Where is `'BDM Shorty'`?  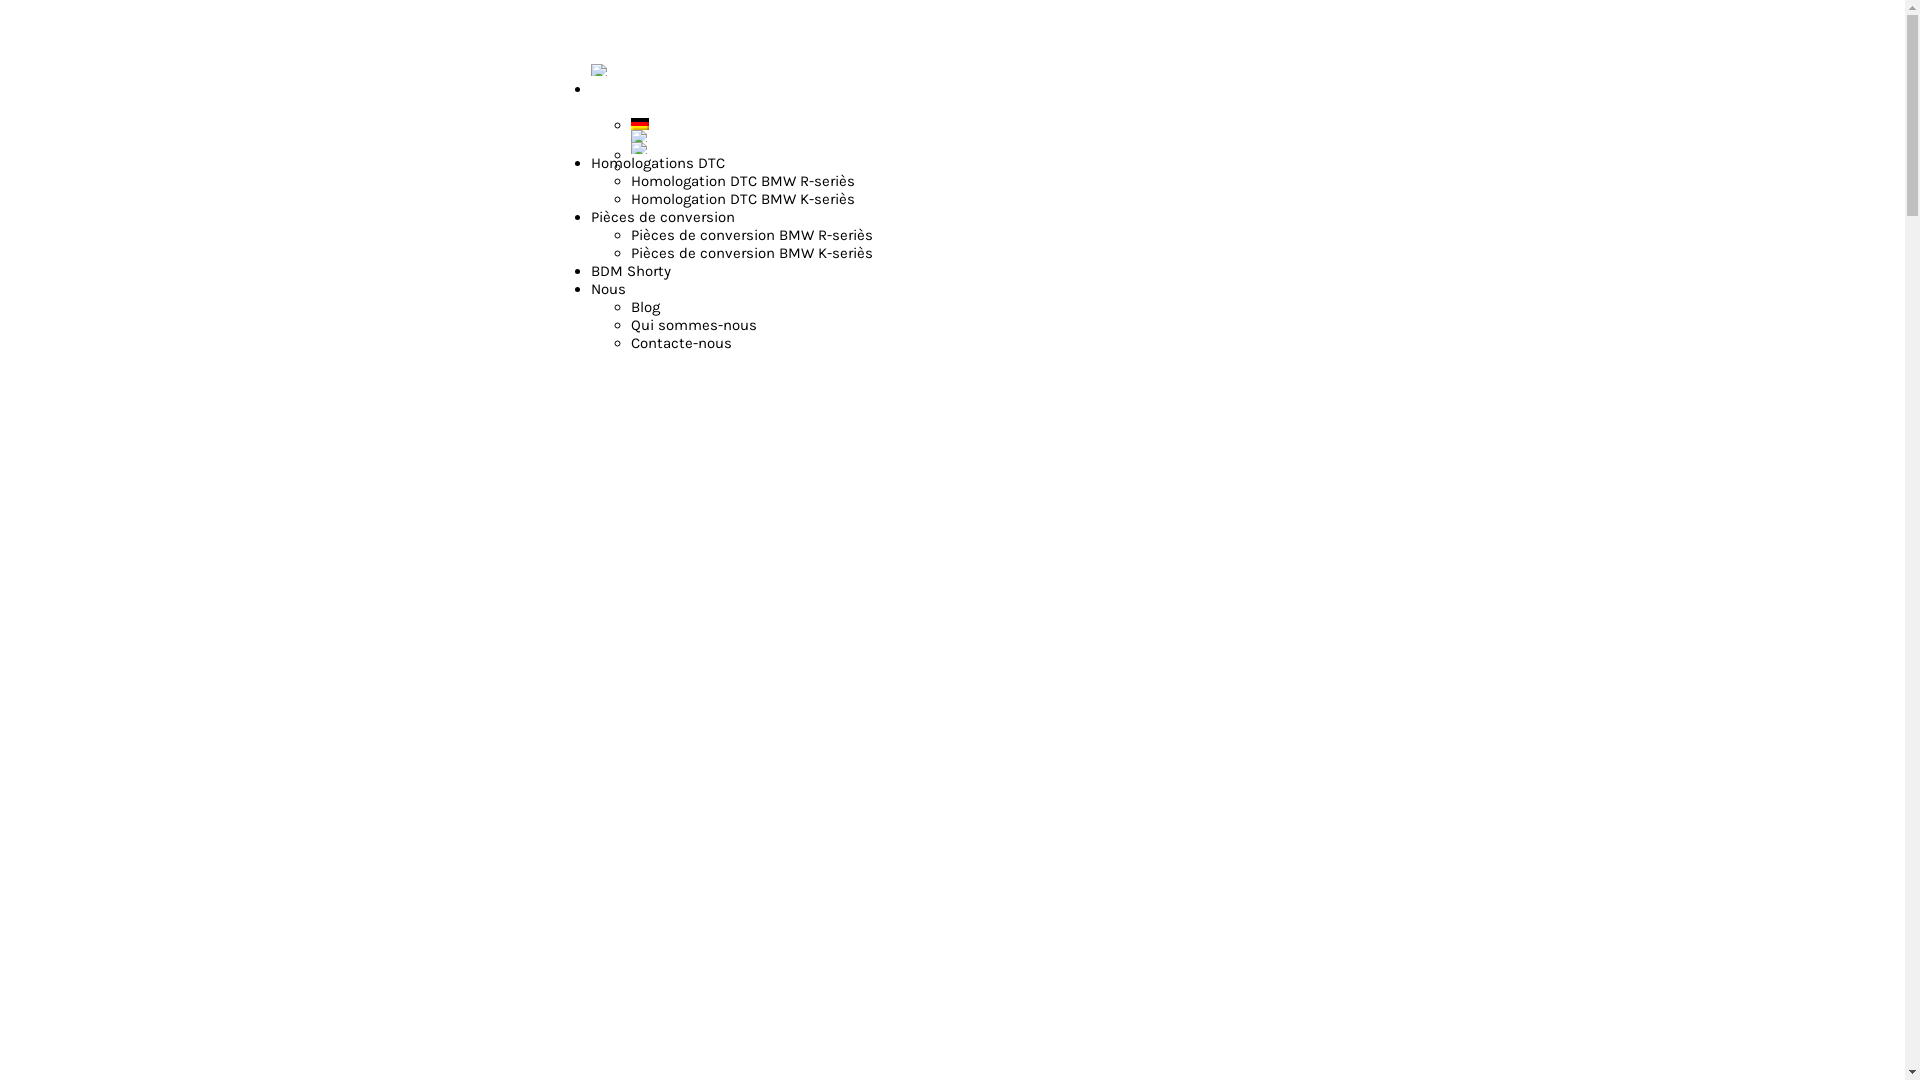
'BDM Shorty' is located at coordinates (629, 270).